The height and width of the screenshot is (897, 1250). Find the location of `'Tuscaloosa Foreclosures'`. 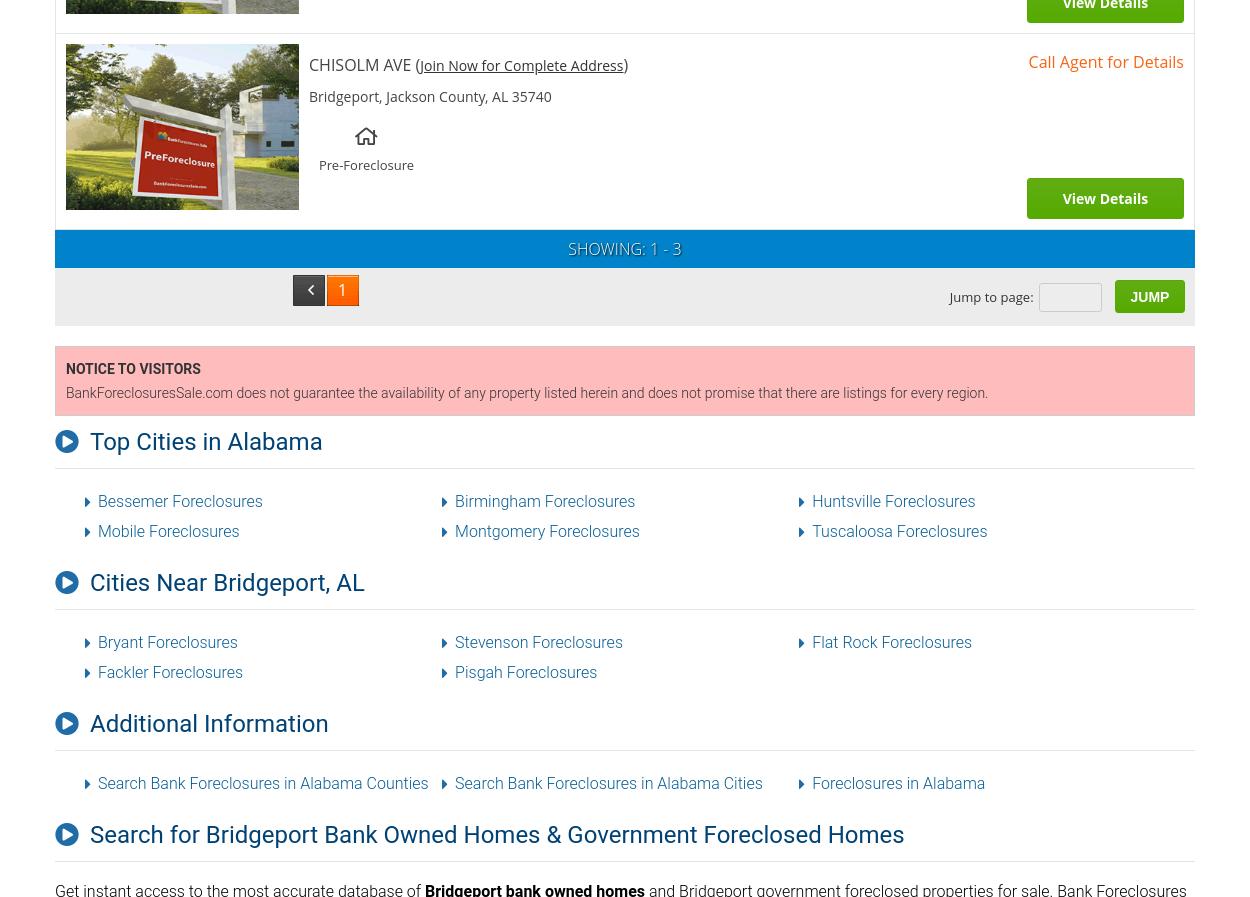

'Tuscaloosa Foreclosures' is located at coordinates (899, 531).